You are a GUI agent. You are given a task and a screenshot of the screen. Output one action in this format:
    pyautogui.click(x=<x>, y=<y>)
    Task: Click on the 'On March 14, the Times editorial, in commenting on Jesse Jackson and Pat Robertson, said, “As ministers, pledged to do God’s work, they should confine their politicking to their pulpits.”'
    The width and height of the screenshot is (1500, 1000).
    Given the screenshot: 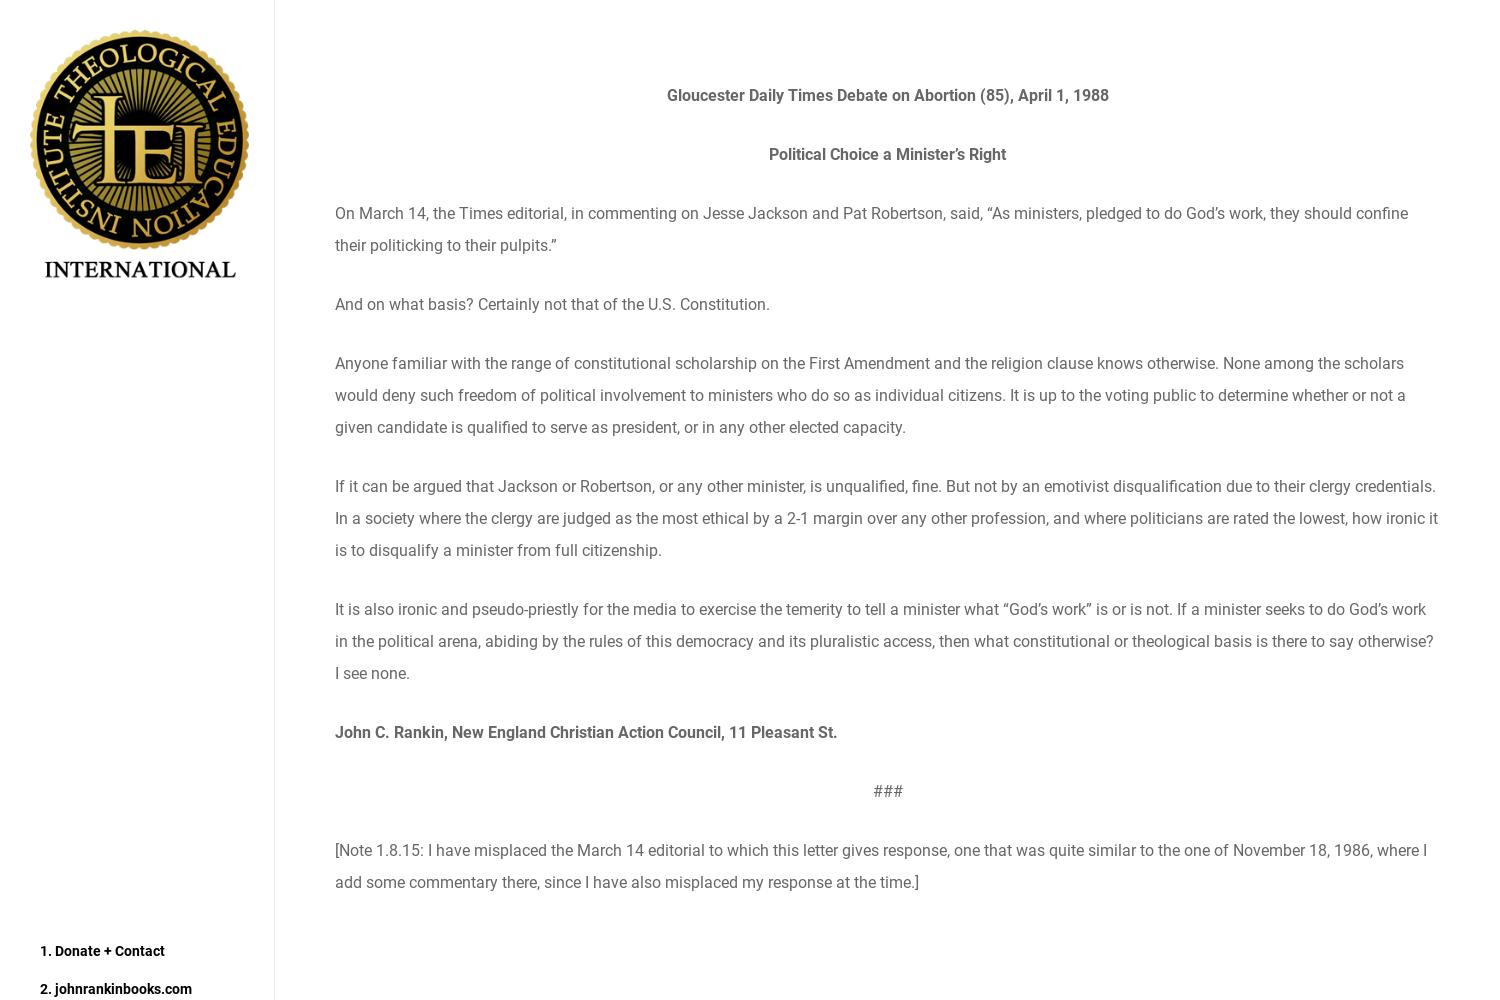 What is the action you would take?
    pyautogui.click(x=870, y=228)
    